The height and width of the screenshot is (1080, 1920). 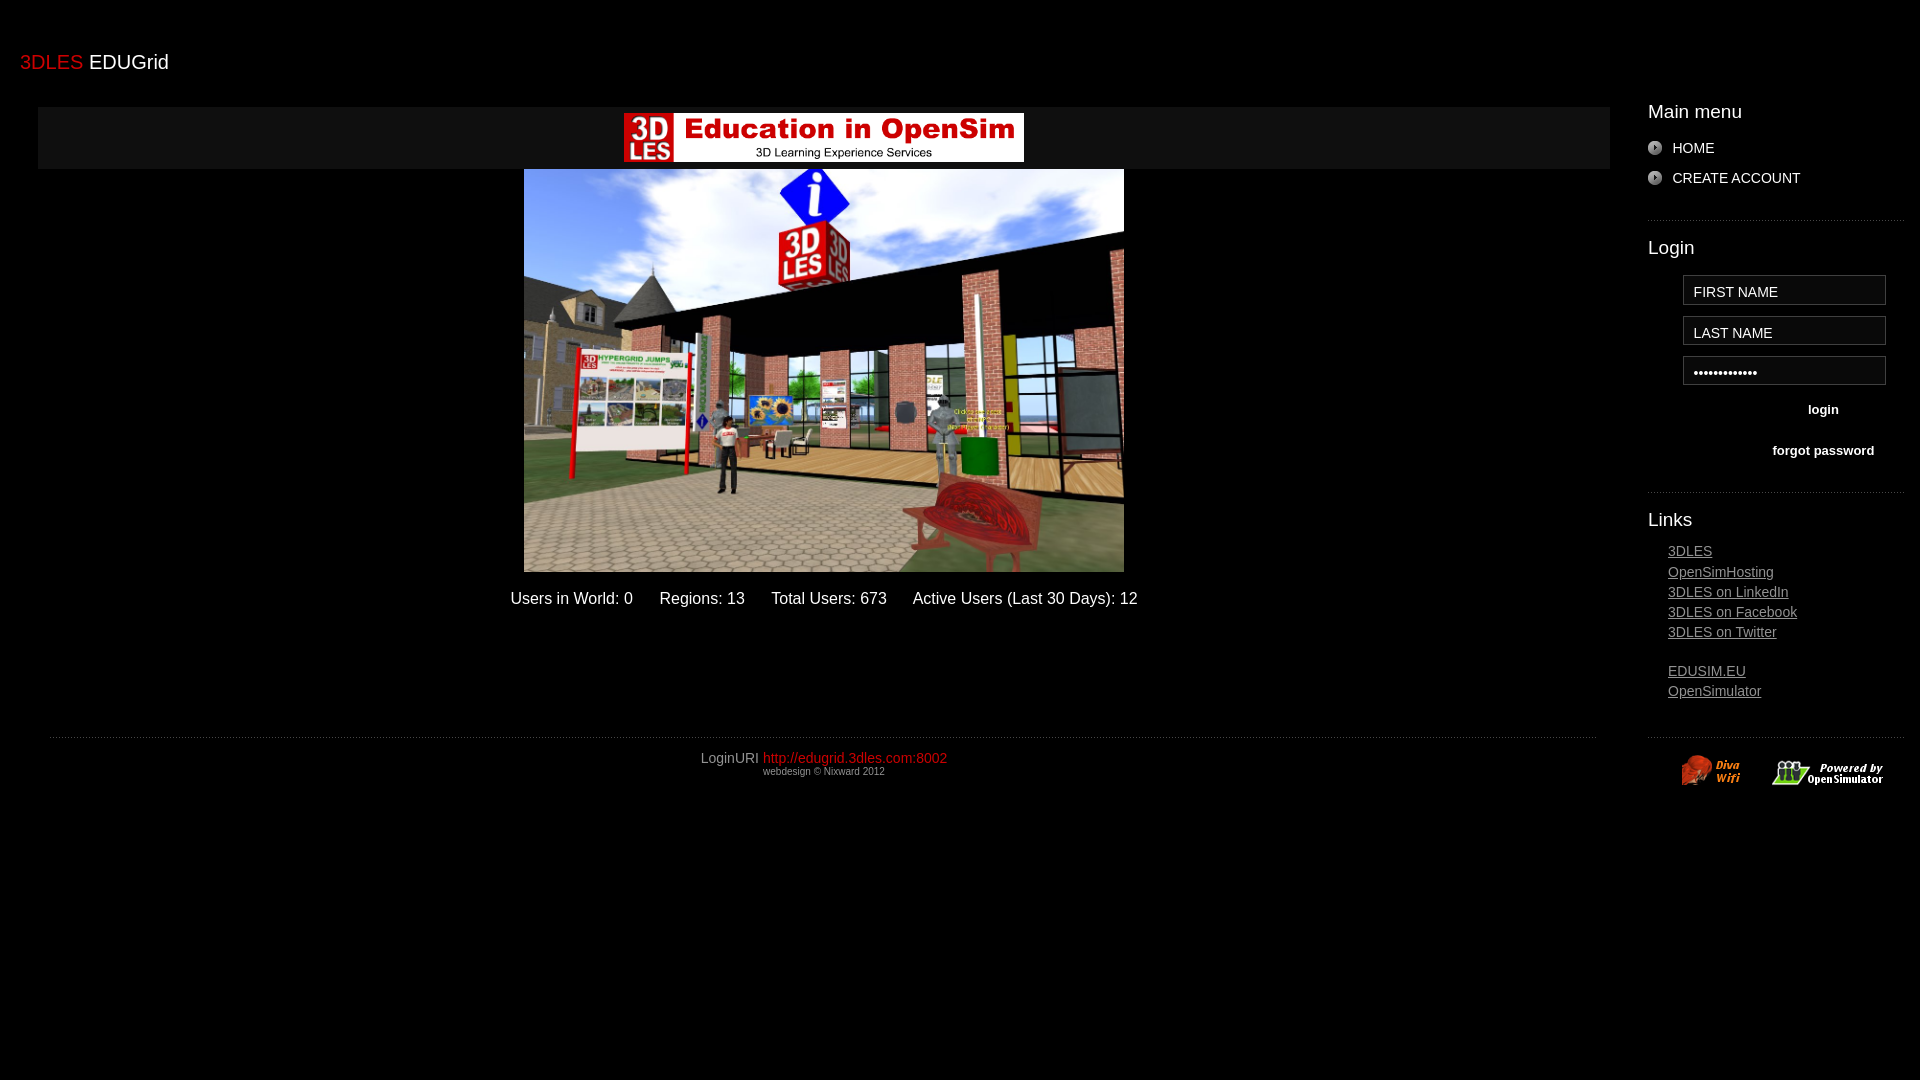 I want to click on 'CREATE ACCOUNT', so click(x=1647, y=176).